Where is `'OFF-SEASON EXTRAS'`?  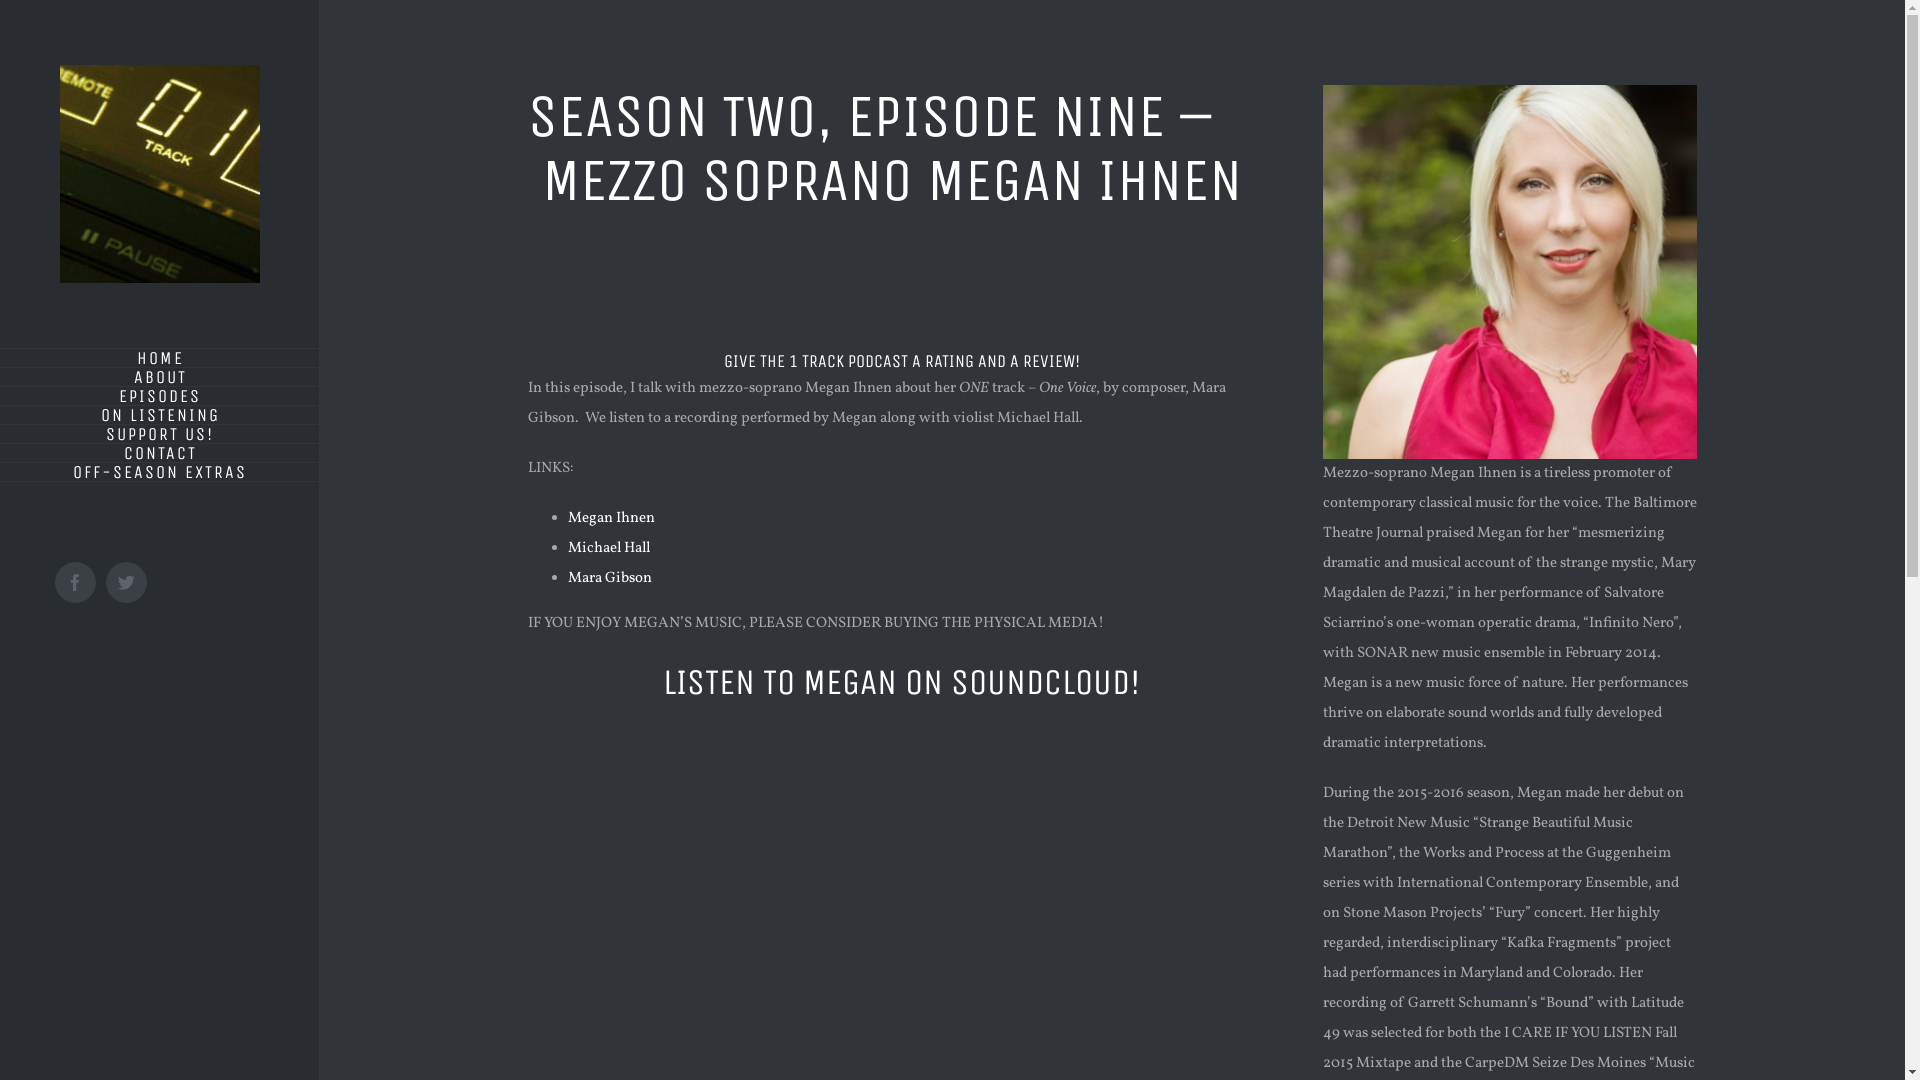
'OFF-SEASON EXTRAS' is located at coordinates (158, 472).